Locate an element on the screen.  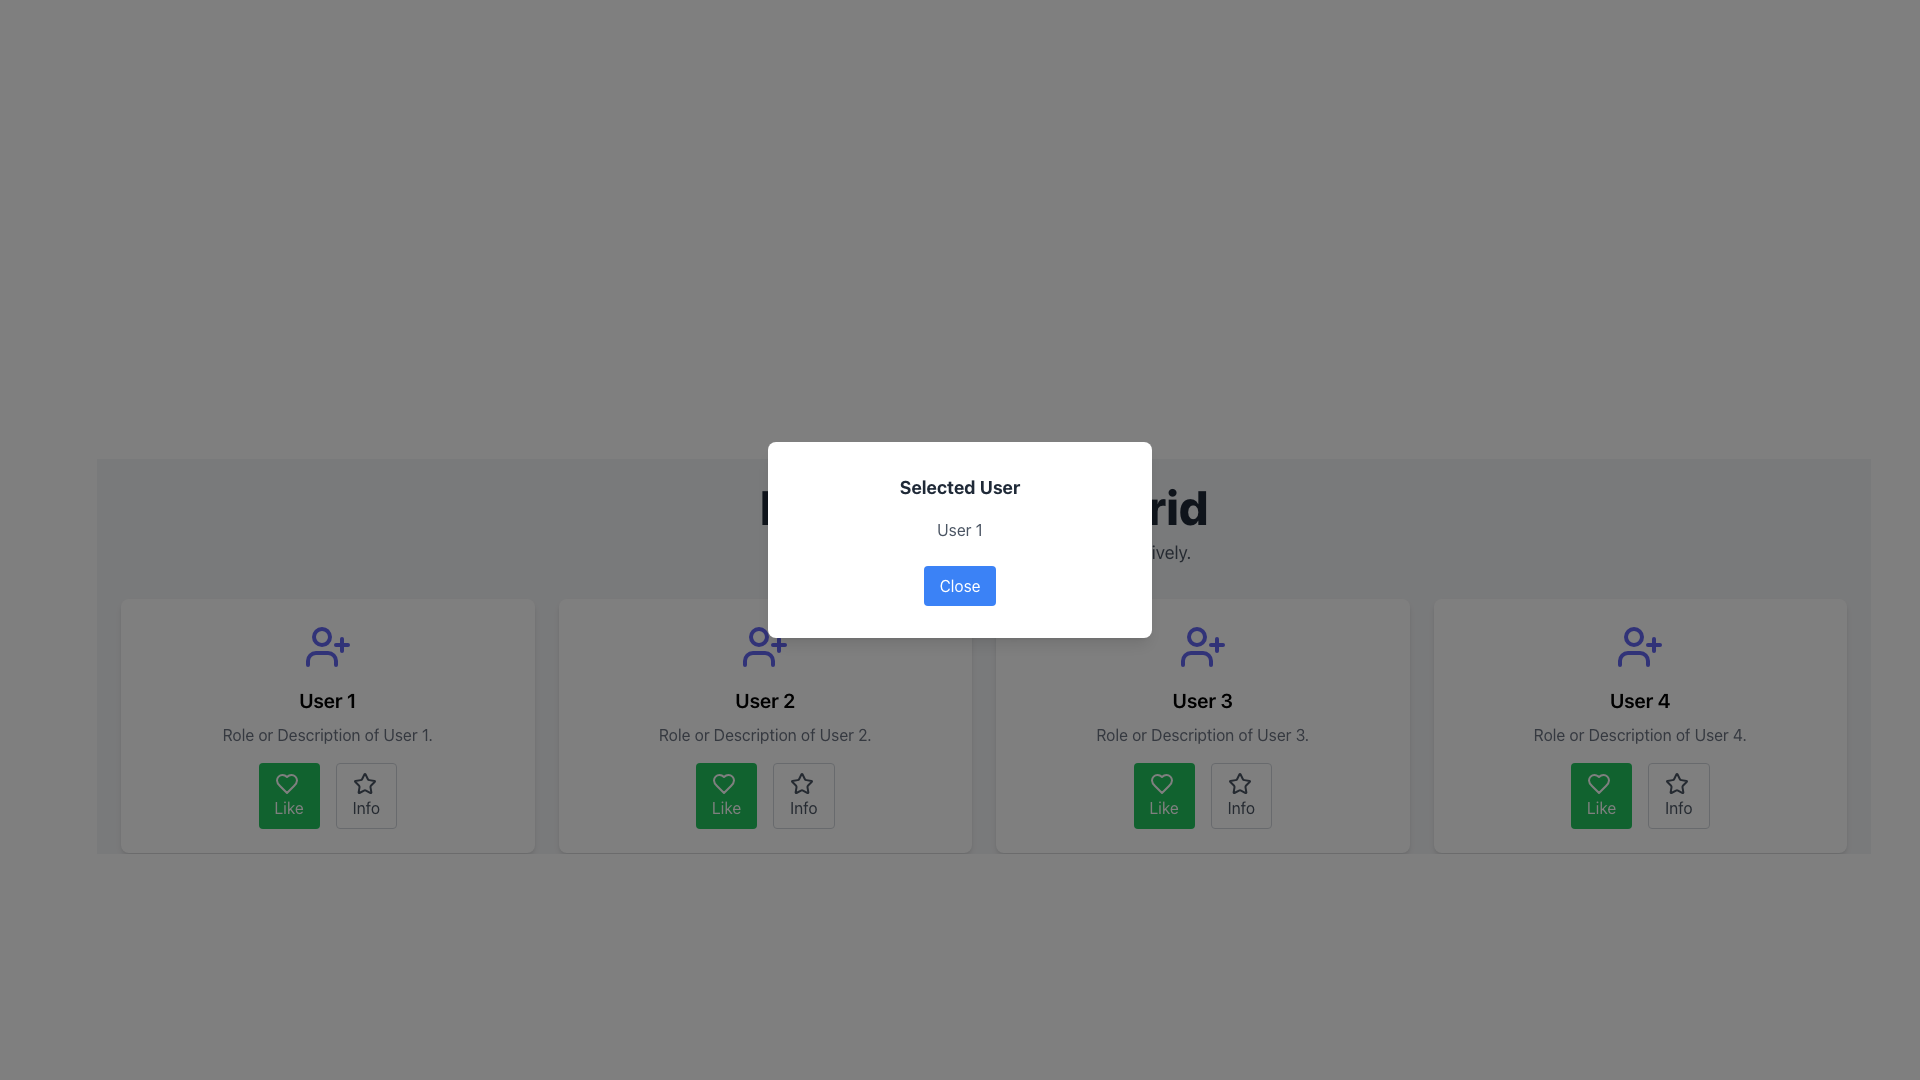
the 'Like' button on the grouped button control located below the user details for 'User 1' to express interest is located at coordinates (327, 794).